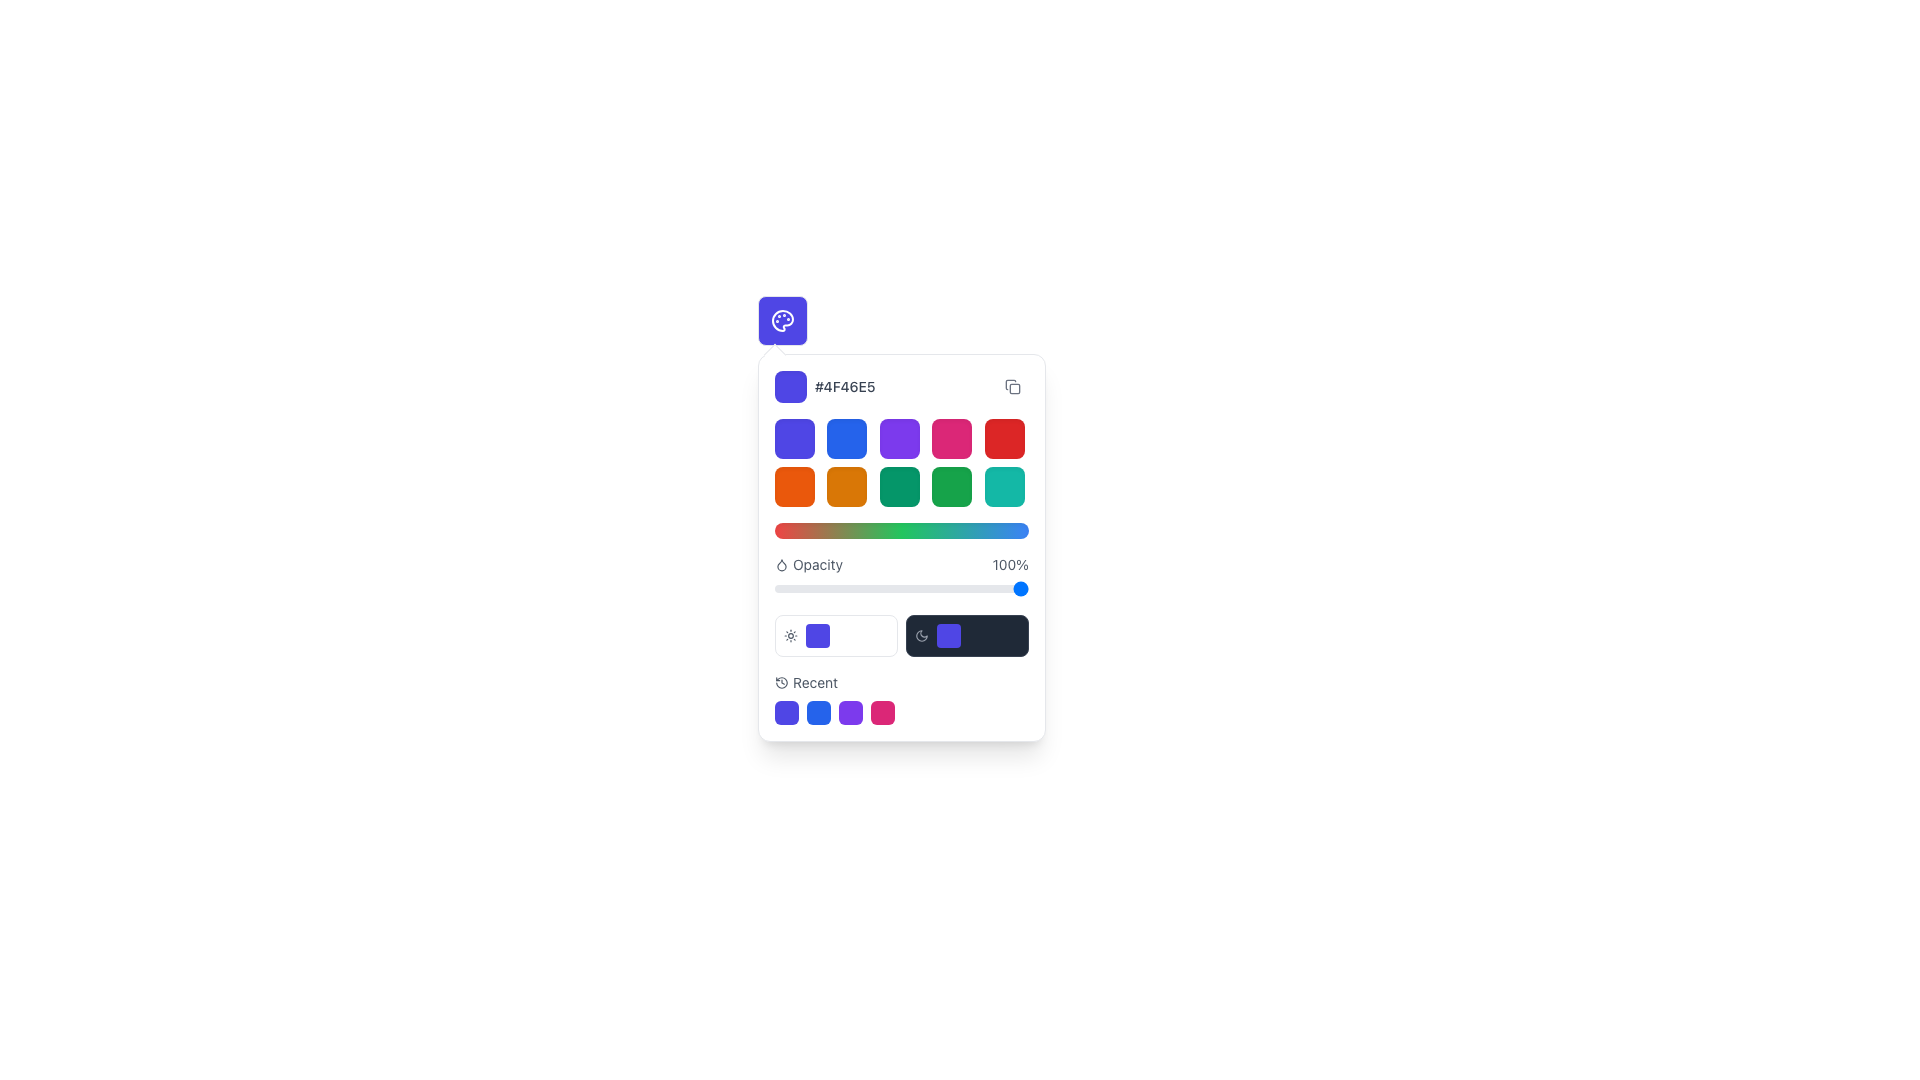 The height and width of the screenshot is (1080, 1920). Describe the element at coordinates (921, 588) in the screenshot. I see `opacity` at that location.